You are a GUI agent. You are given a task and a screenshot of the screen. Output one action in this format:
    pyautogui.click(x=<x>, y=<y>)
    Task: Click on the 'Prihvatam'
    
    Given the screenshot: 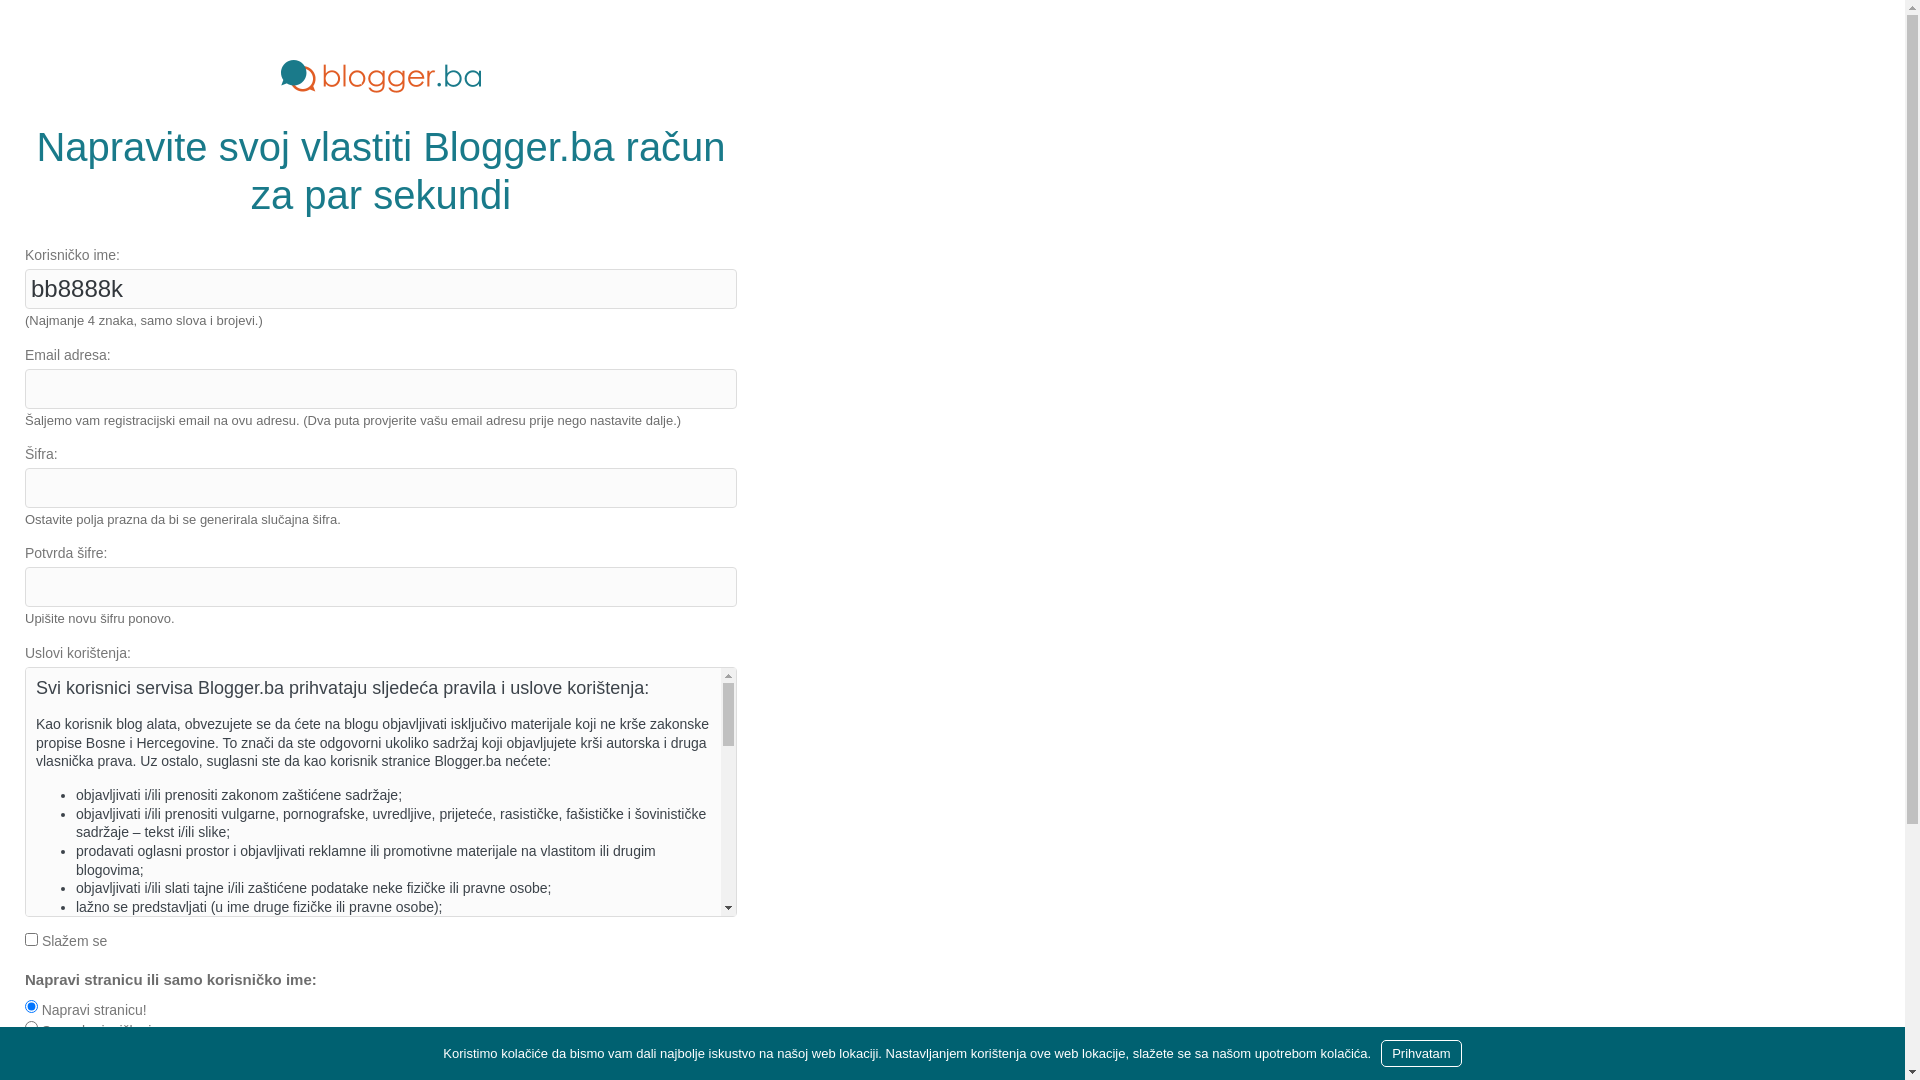 What is the action you would take?
    pyautogui.click(x=1420, y=1052)
    